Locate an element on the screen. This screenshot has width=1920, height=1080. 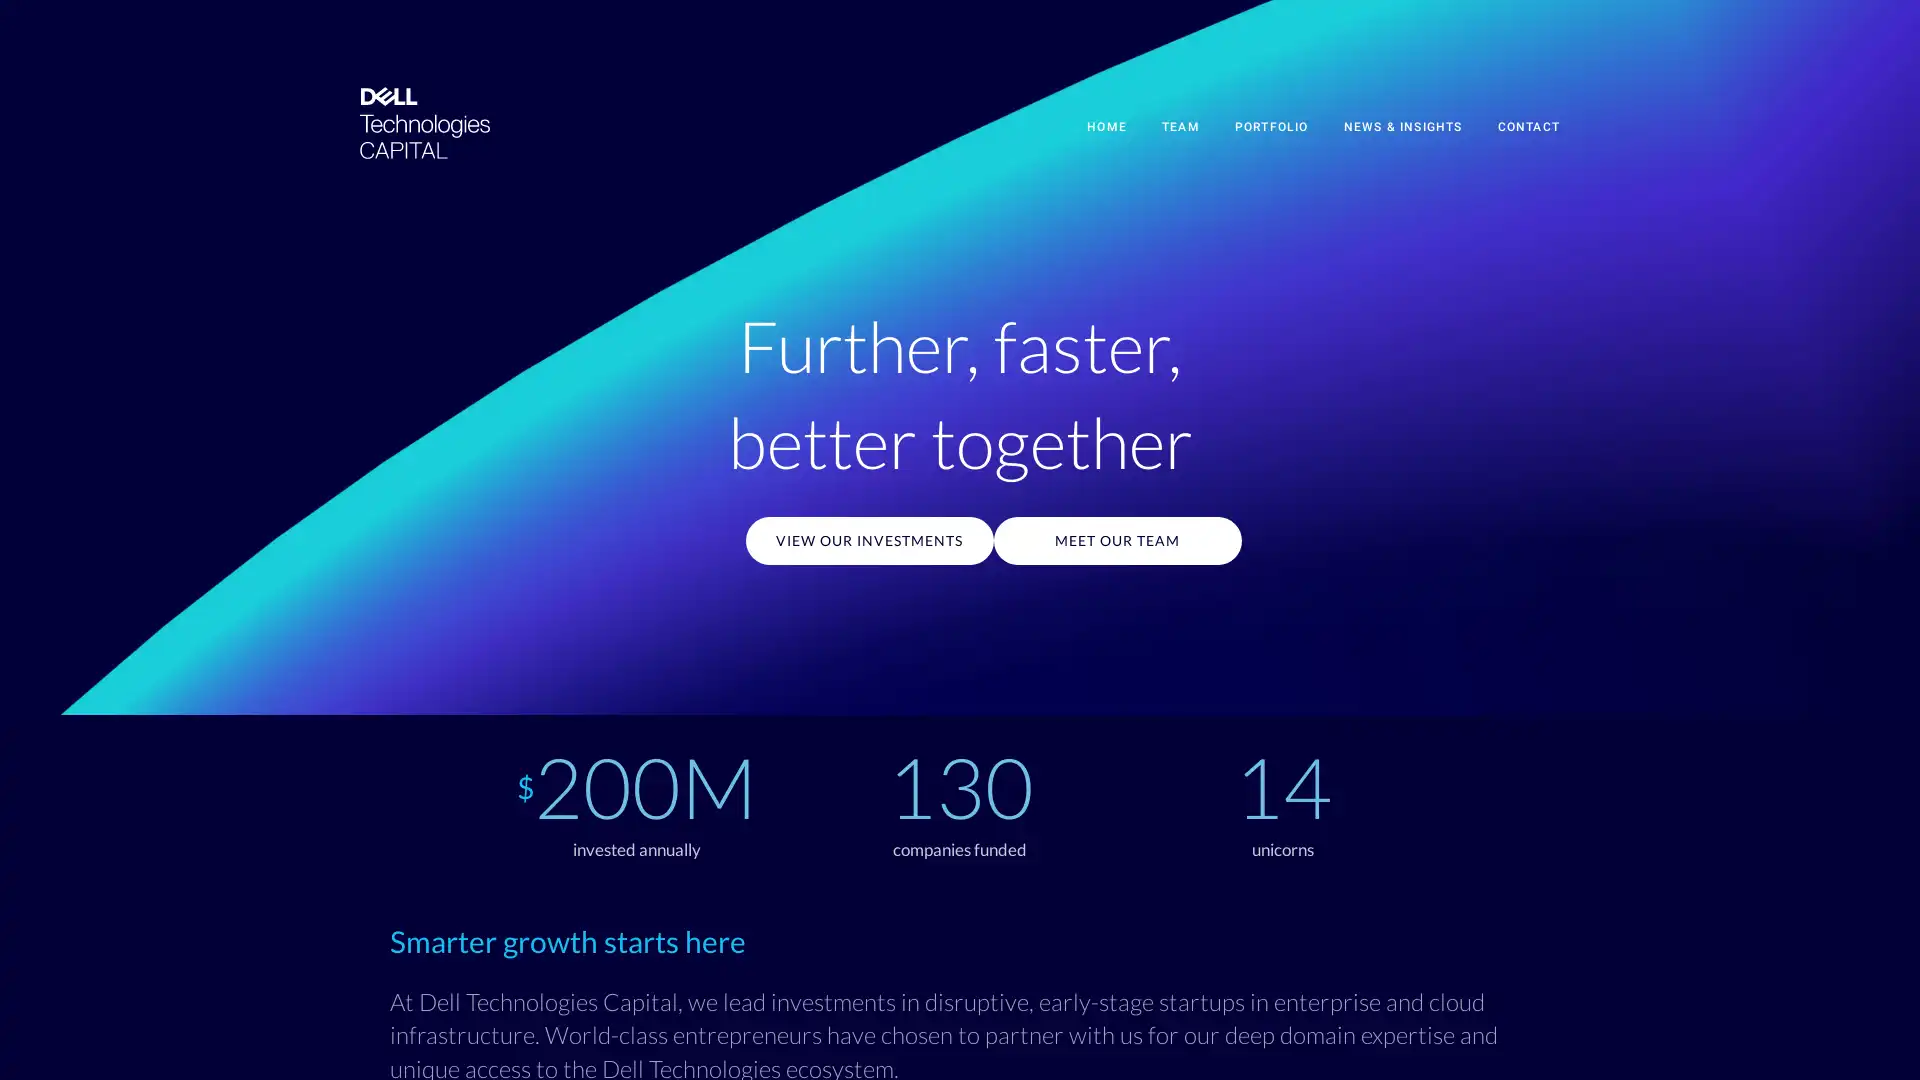
VIEW OUR INVESTMENTS is located at coordinates (833, 540).